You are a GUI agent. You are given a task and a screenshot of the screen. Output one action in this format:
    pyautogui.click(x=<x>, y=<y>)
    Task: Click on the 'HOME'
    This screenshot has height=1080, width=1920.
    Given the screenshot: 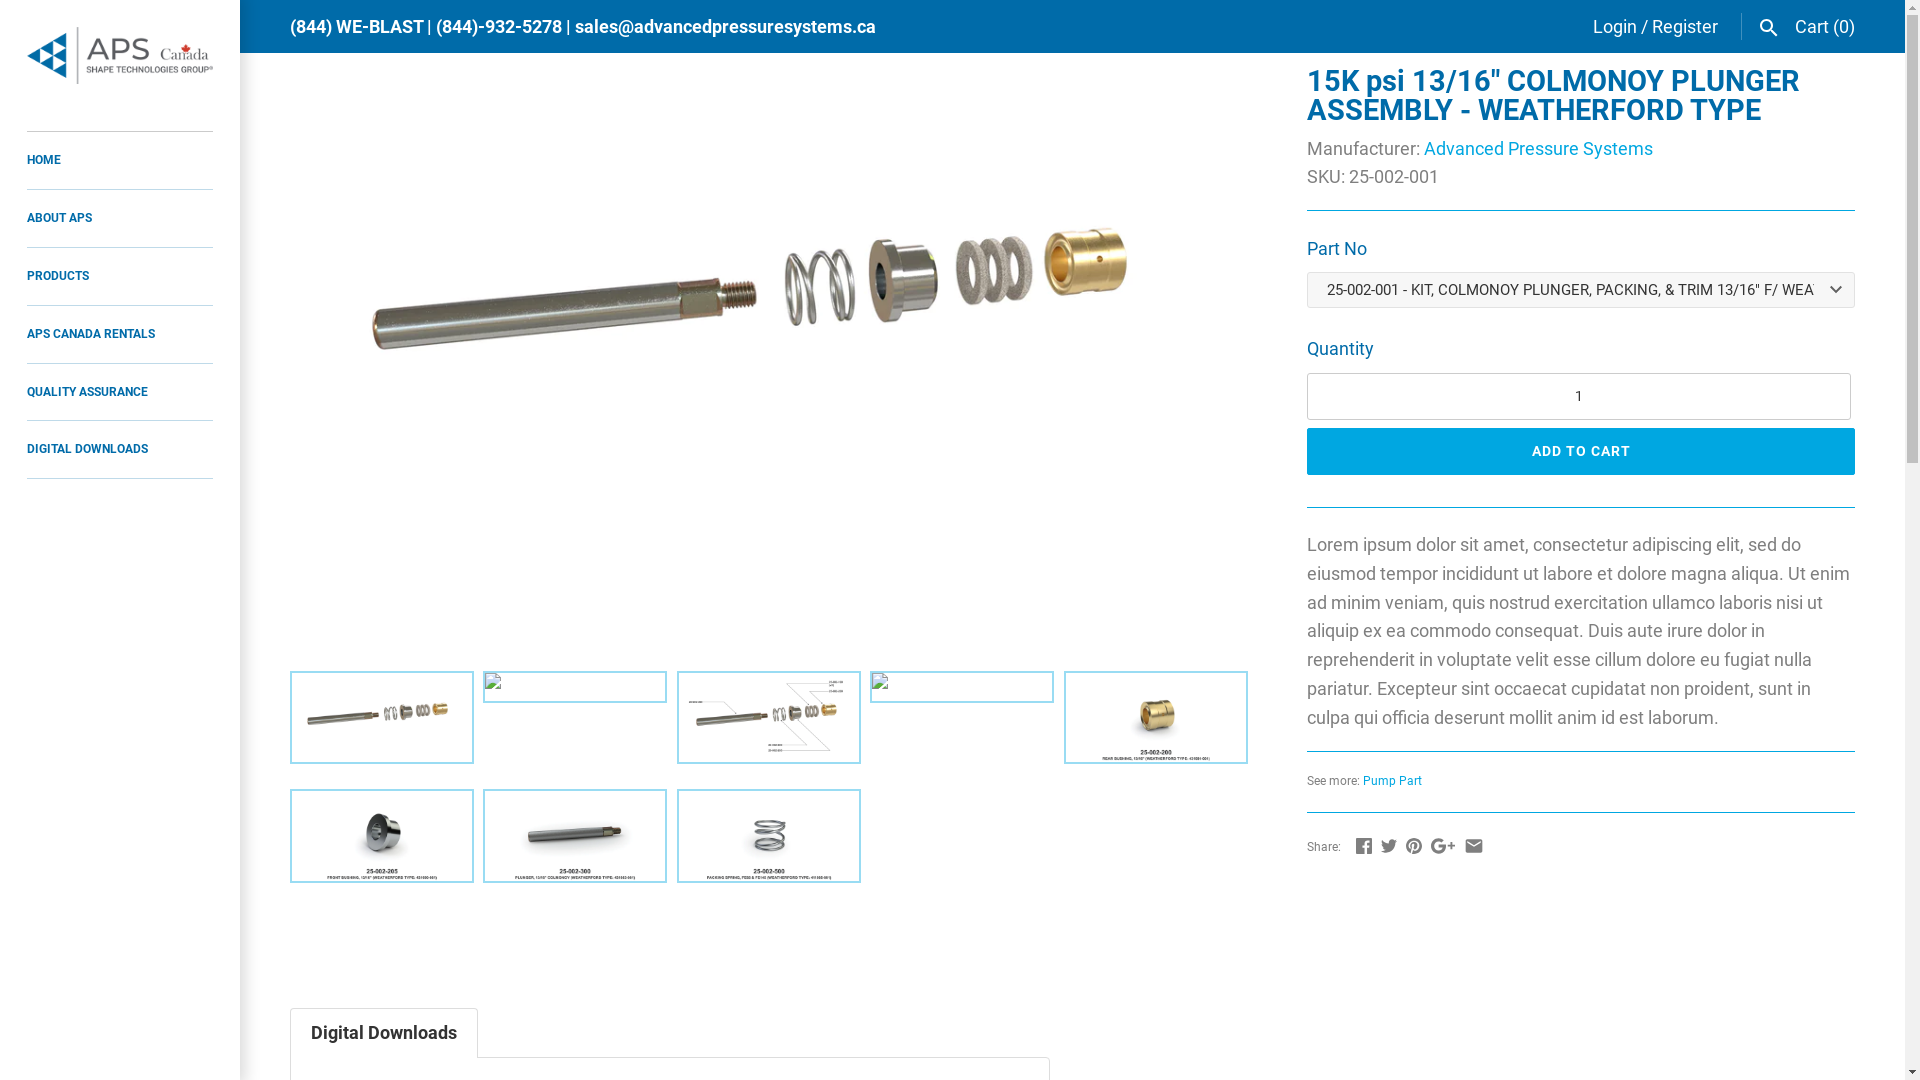 What is the action you would take?
    pyautogui.click(x=119, y=159)
    